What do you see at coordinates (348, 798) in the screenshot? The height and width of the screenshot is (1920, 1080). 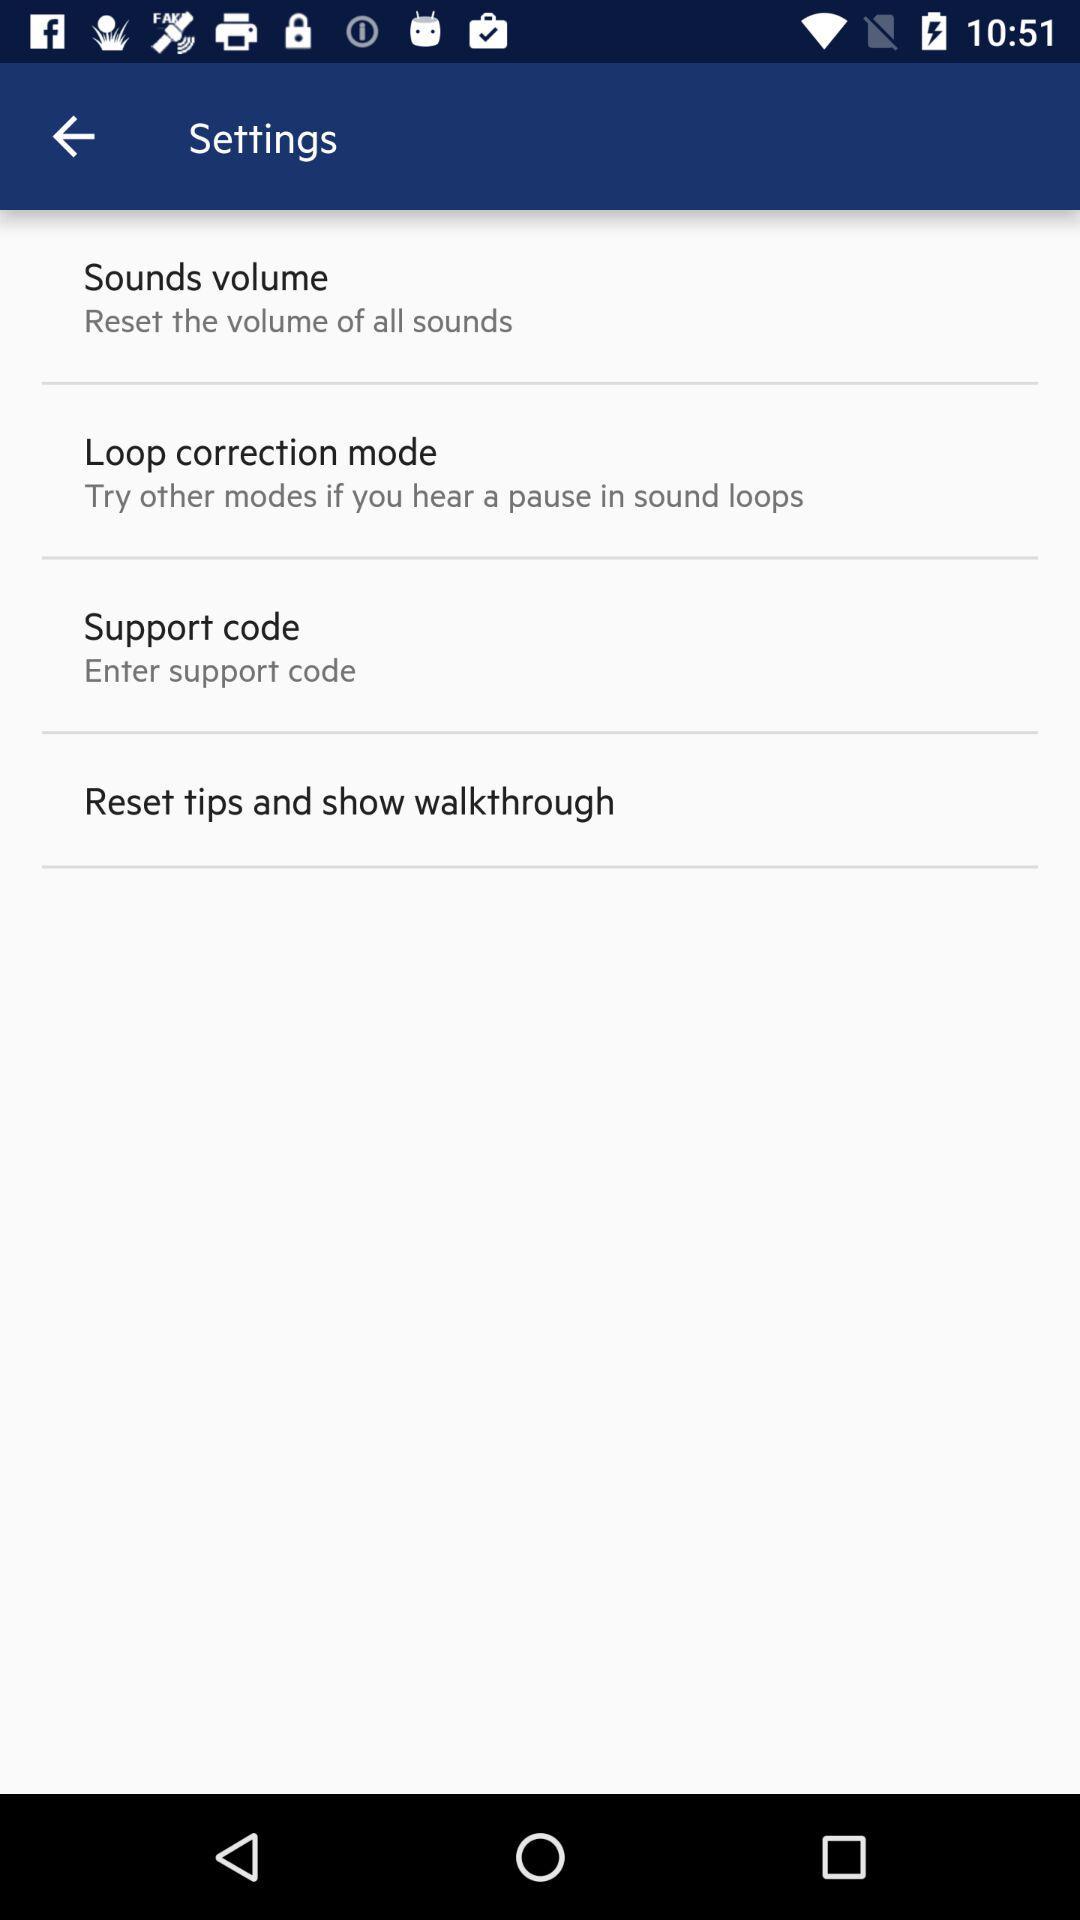 I see `reset tips and icon` at bounding box center [348, 798].